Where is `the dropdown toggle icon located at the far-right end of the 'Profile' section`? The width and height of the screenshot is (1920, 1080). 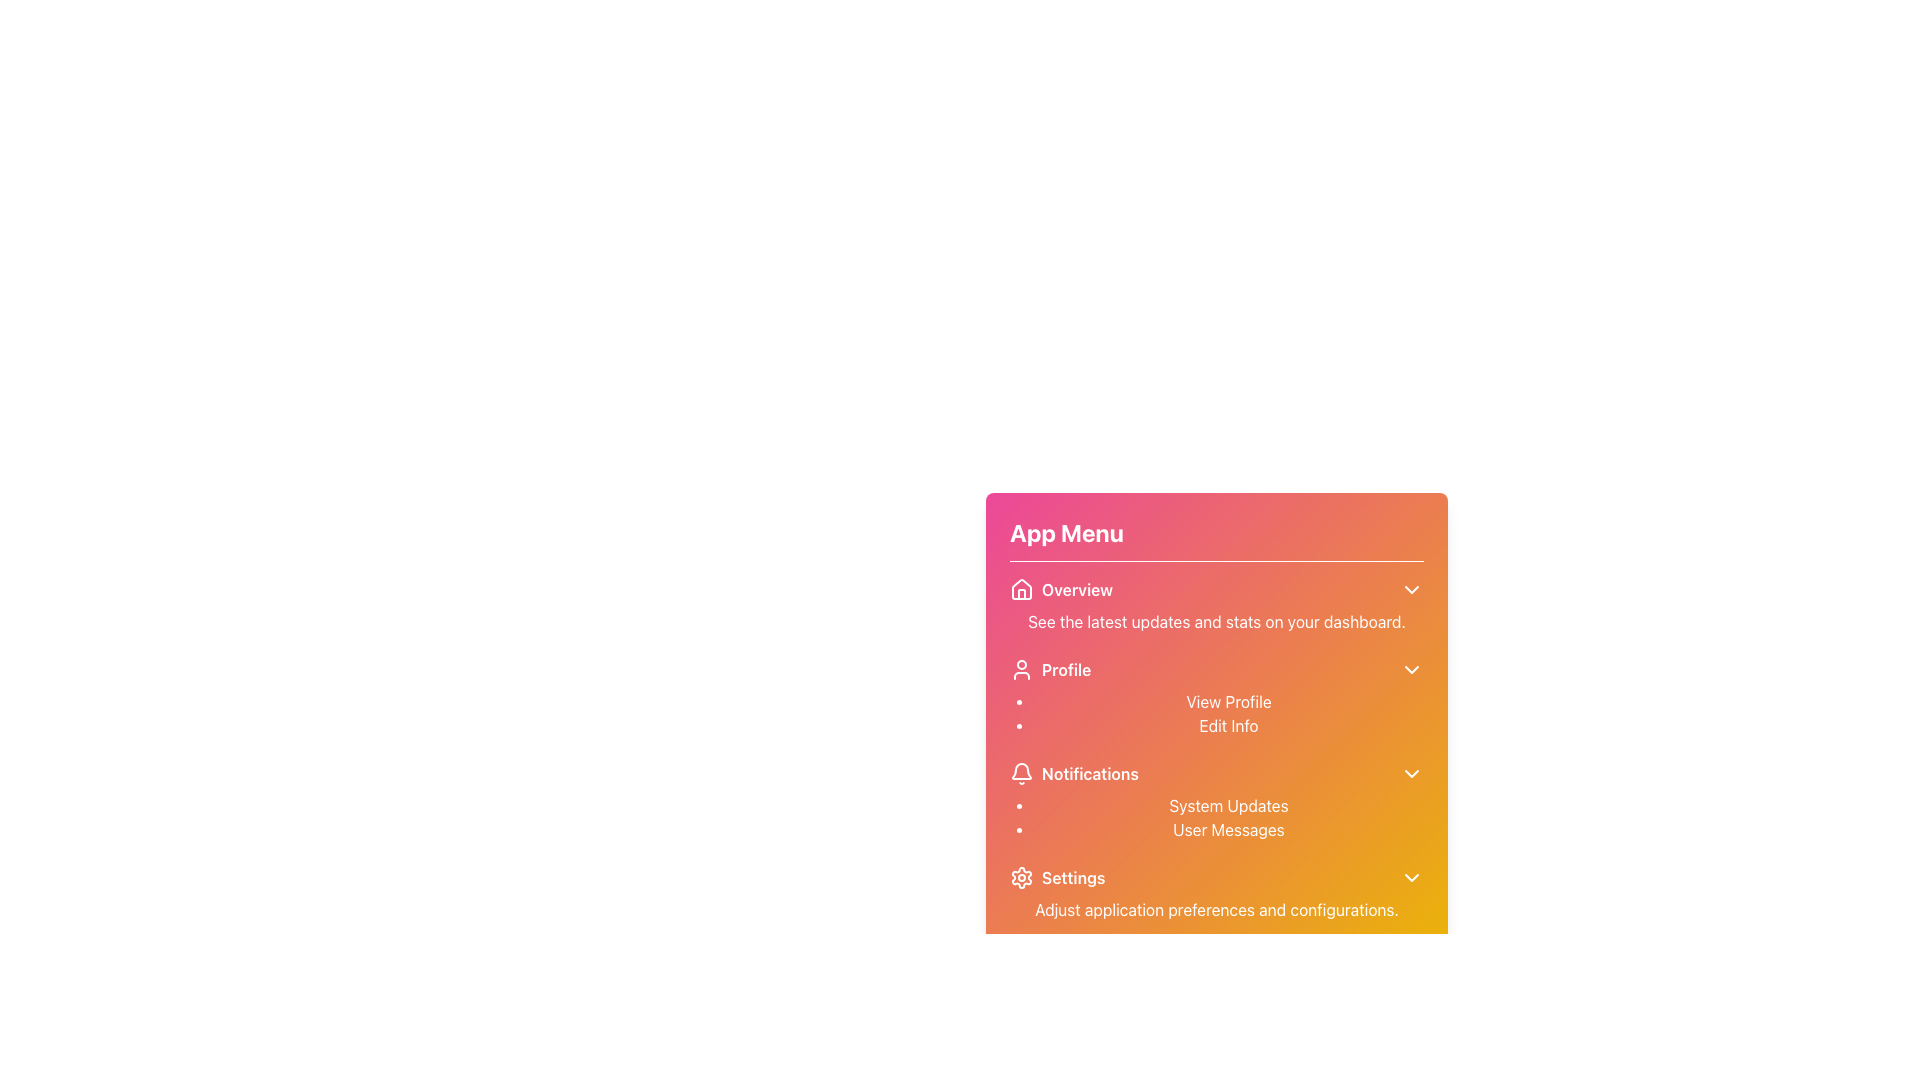 the dropdown toggle icon located at the far-right end of the 'Profile' section is located at coordinates (1410, 670).